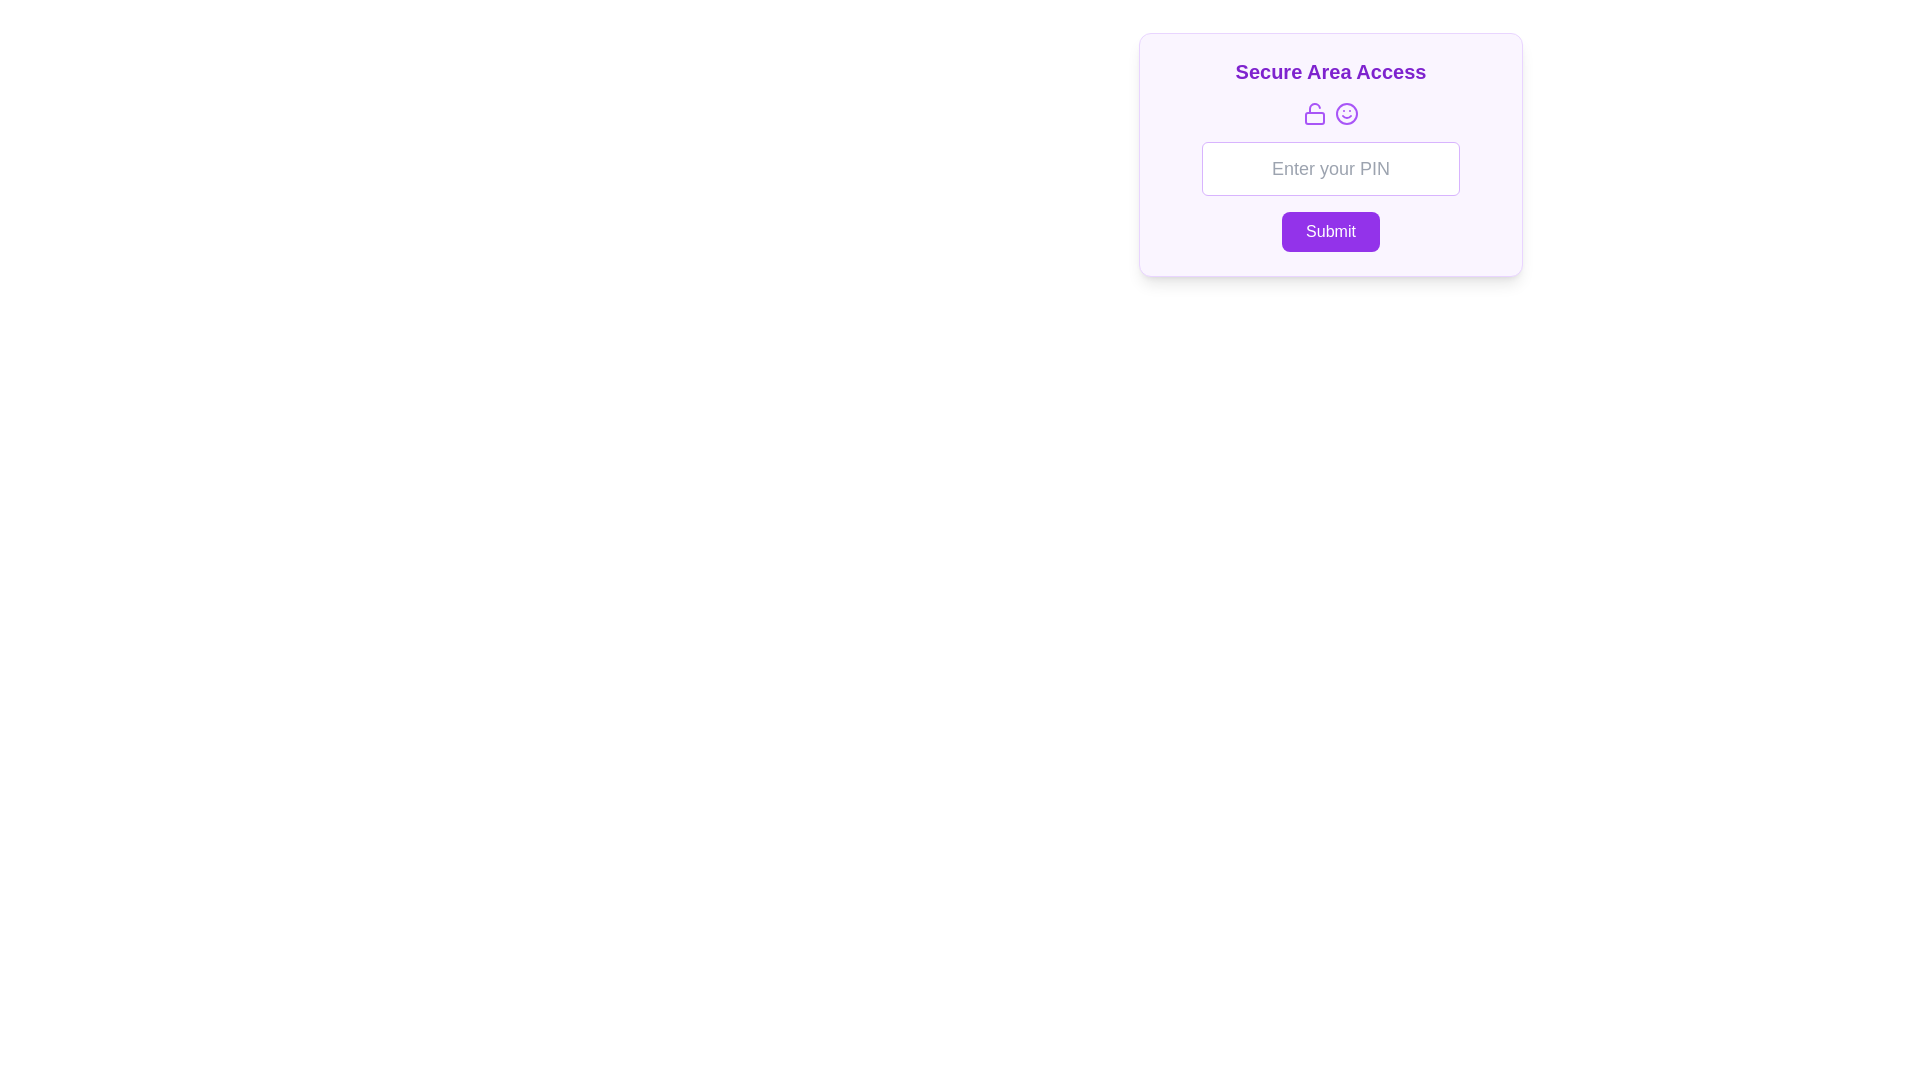 The height and width of the screenshot is (1080, 1920). Describe the element at coordinates (1330, 114) in the screenshot. I see `the decorative icon group that emphasizes the 'secure area access' theme, positioned centrally below the title 'Secure Area Access'` at that location.